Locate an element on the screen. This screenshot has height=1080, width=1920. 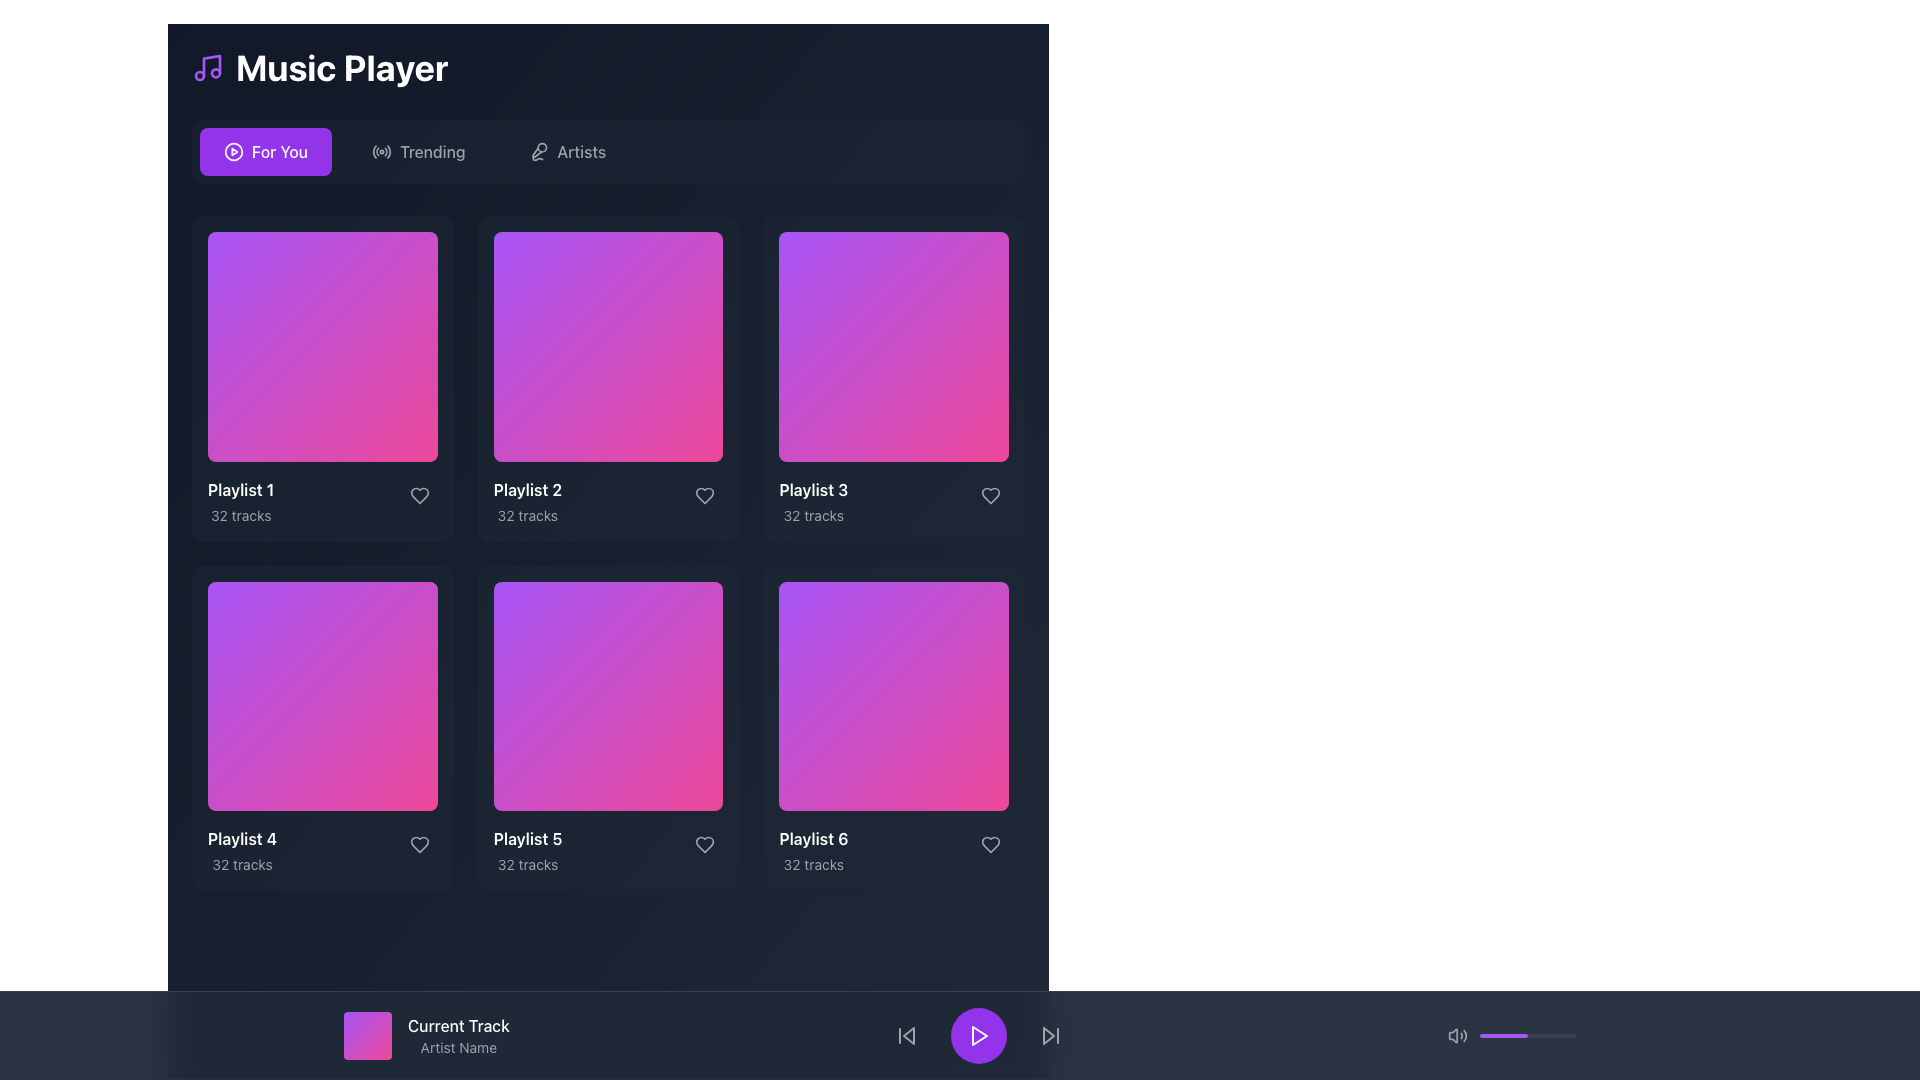
text information from the Text Block containing 'Playlist 4' in bold white font and '32 tracks' in smaller gray text, located in the bottom left cell of a 2x3 grid layout is located at coordinates (241, 851).